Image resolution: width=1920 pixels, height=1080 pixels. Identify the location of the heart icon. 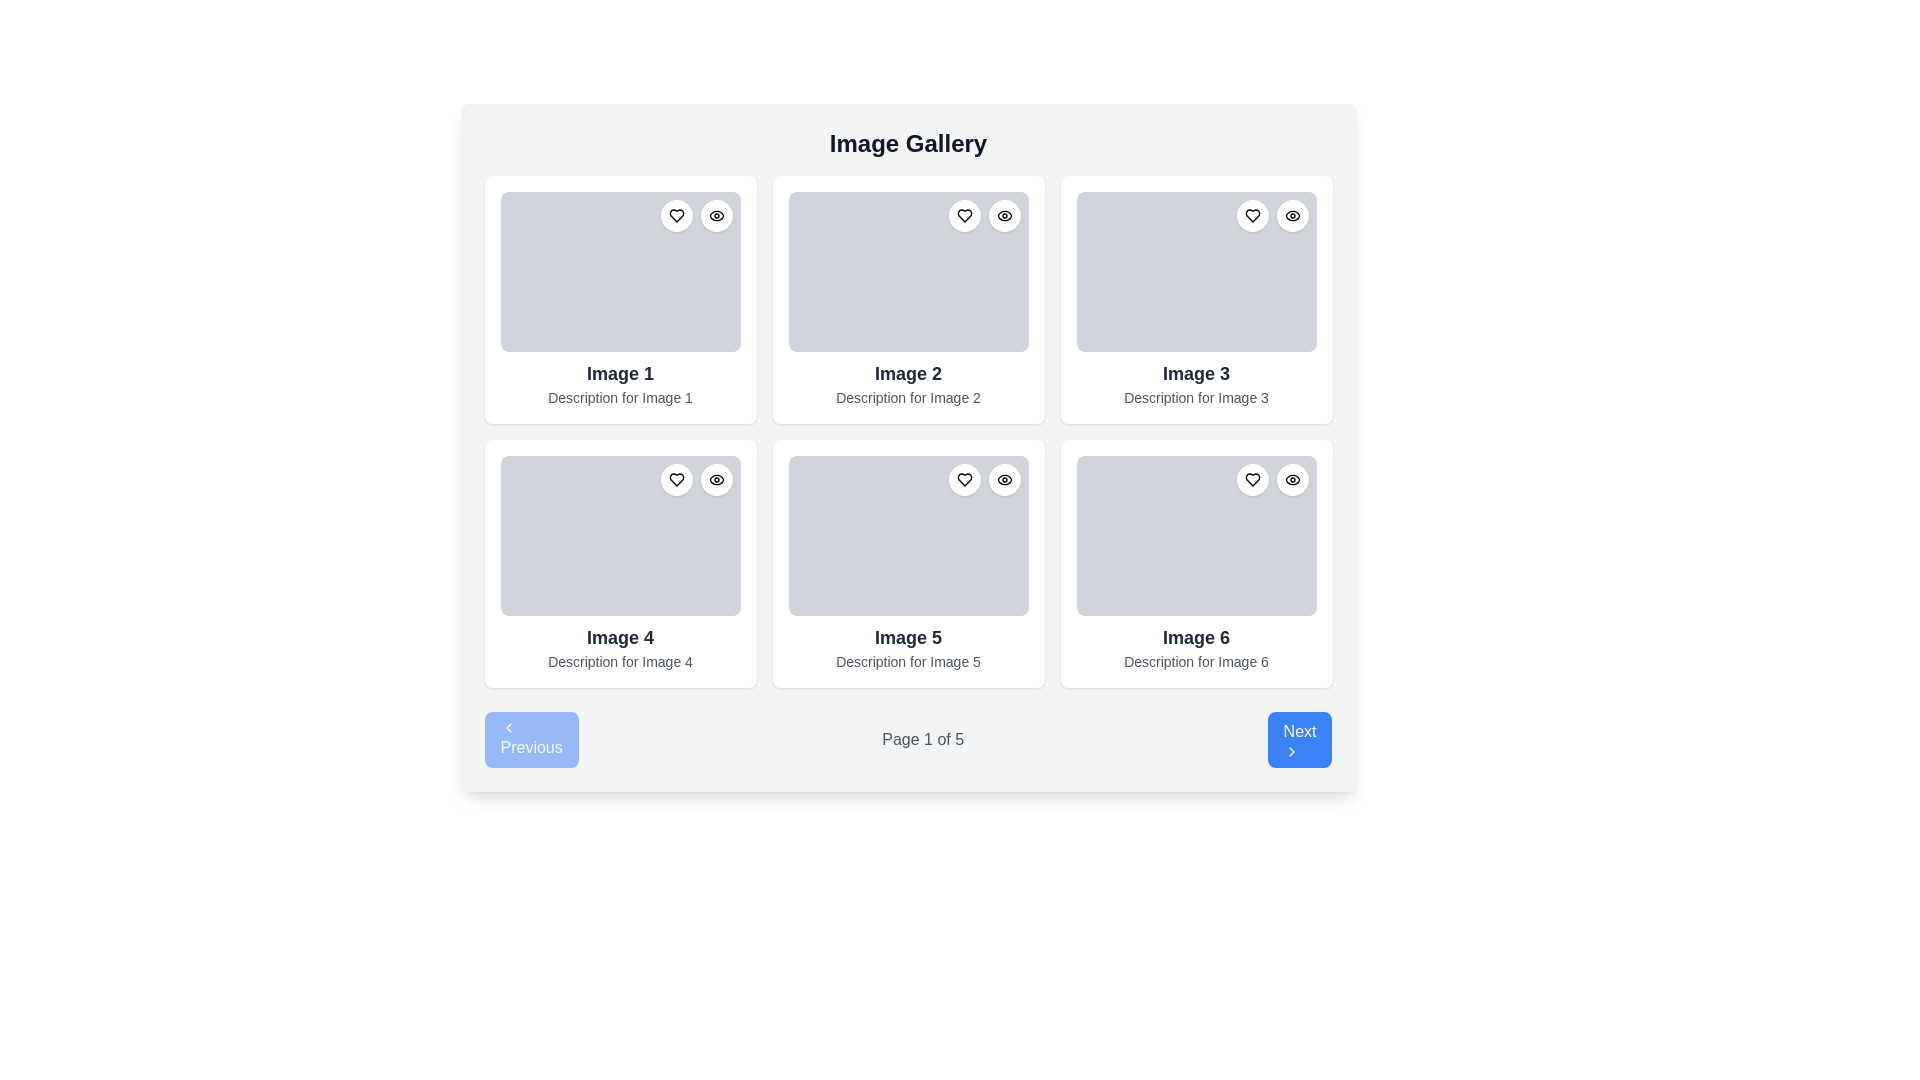
(964, 216).